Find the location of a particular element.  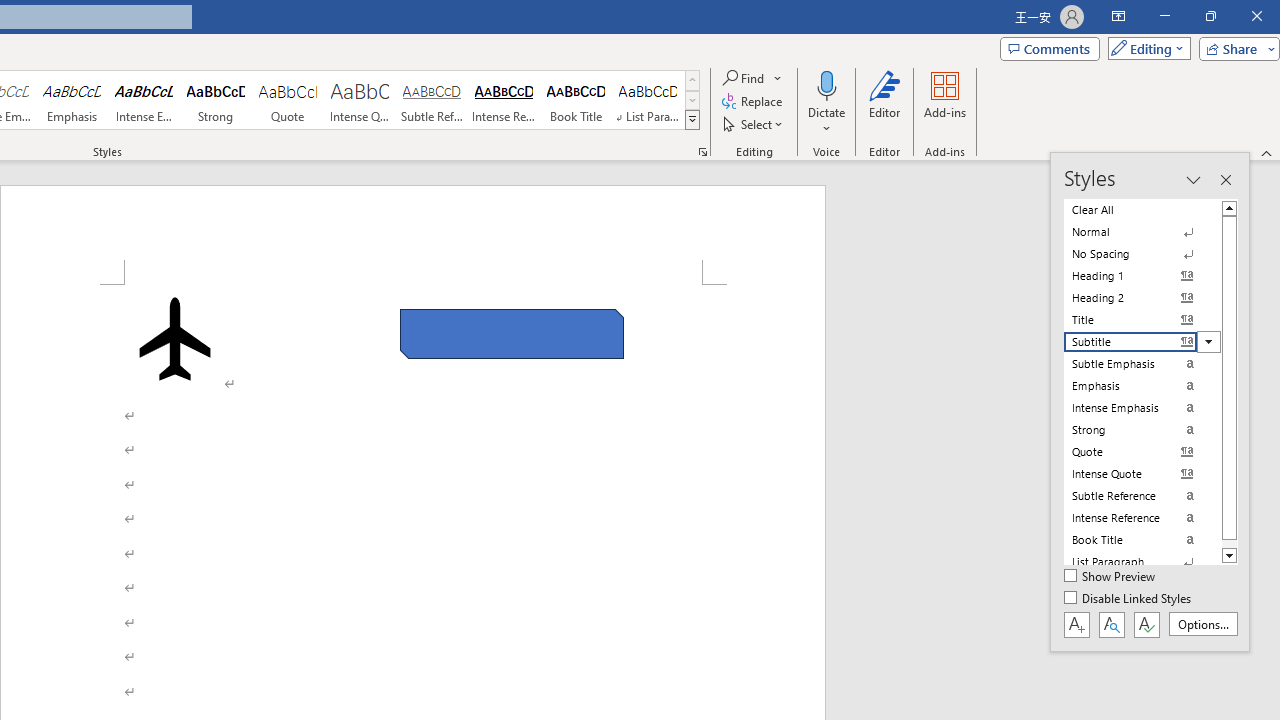

'Clear All' is located at coordinates (1142, 209).